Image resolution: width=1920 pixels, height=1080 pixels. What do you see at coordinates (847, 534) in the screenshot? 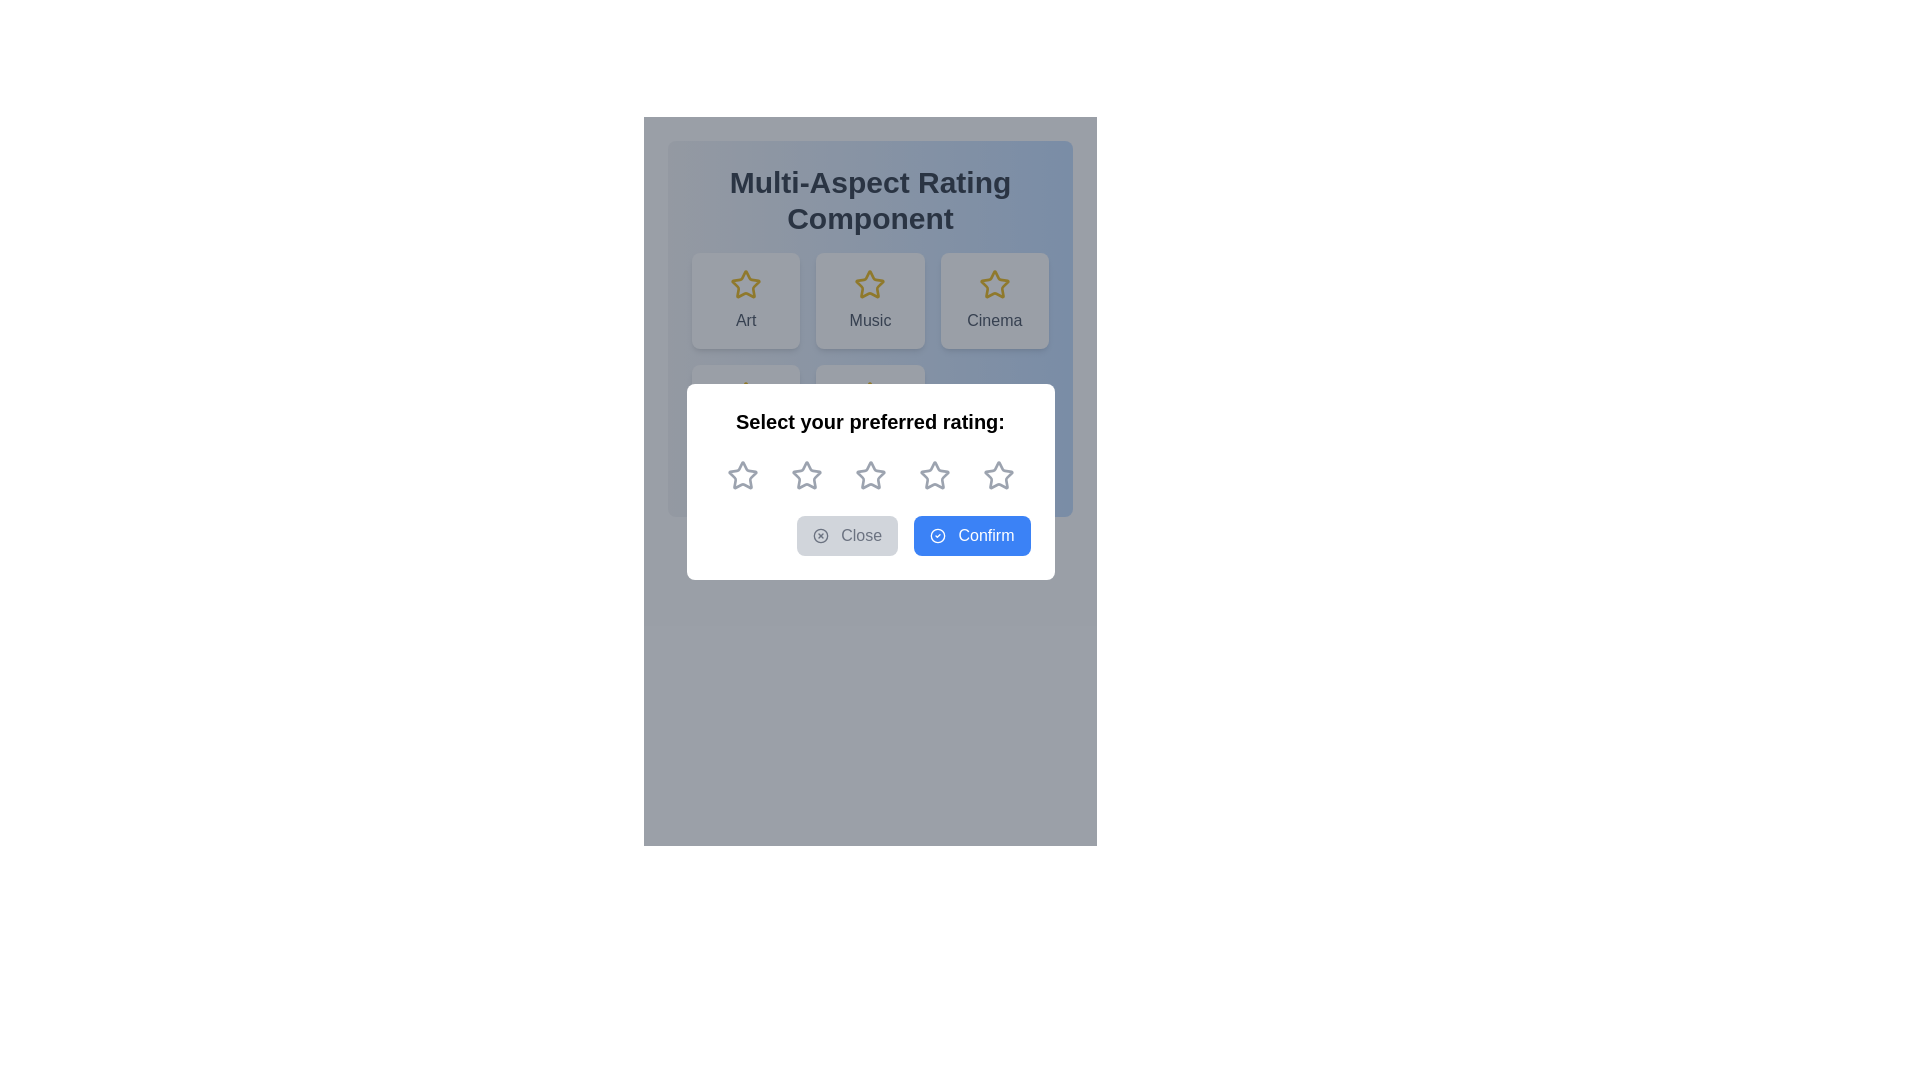
I see `the 'Close' button, which is a rectangular button with a gray background and rounded corners, located in the bottom section of the modal, aligned to the left of the 'Confirm' button` at bounding box center [847, 534].